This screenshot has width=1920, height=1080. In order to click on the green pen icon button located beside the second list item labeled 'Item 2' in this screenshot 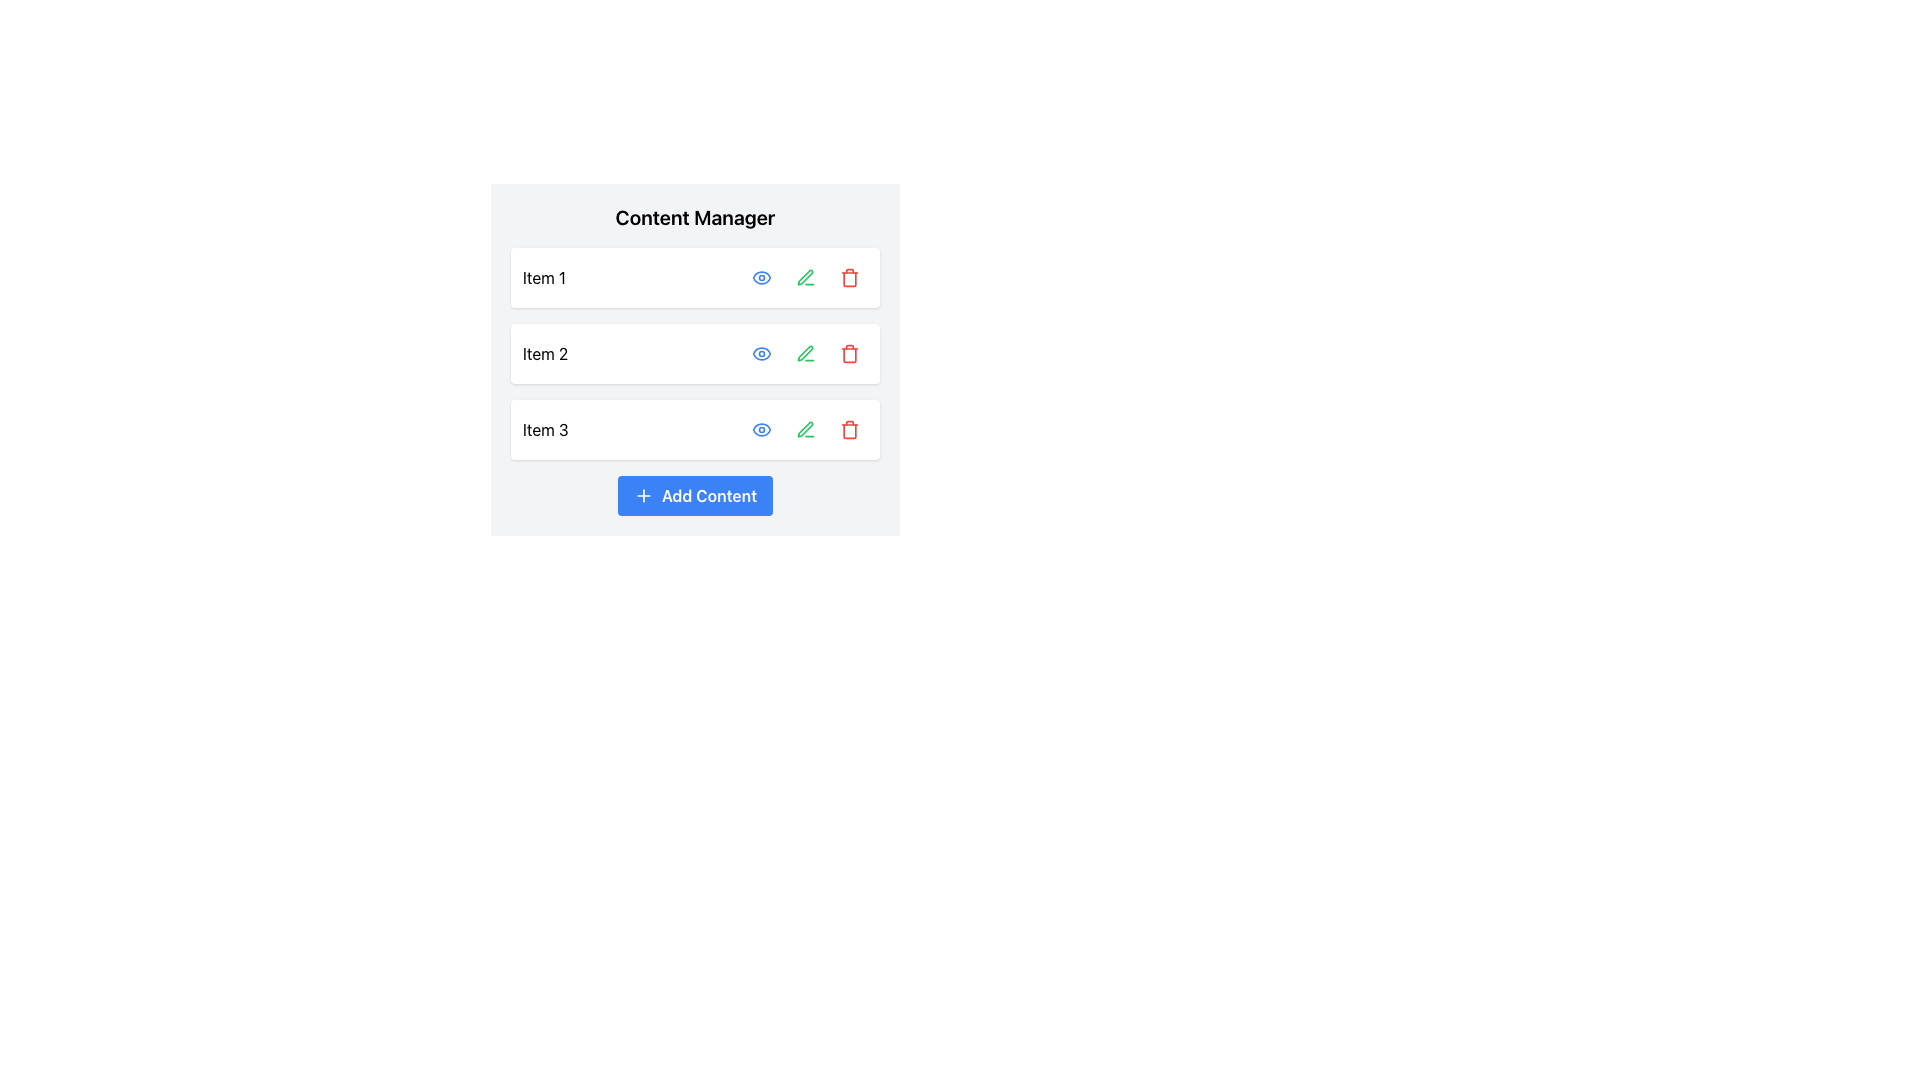, I will do `click(806, 353)`.